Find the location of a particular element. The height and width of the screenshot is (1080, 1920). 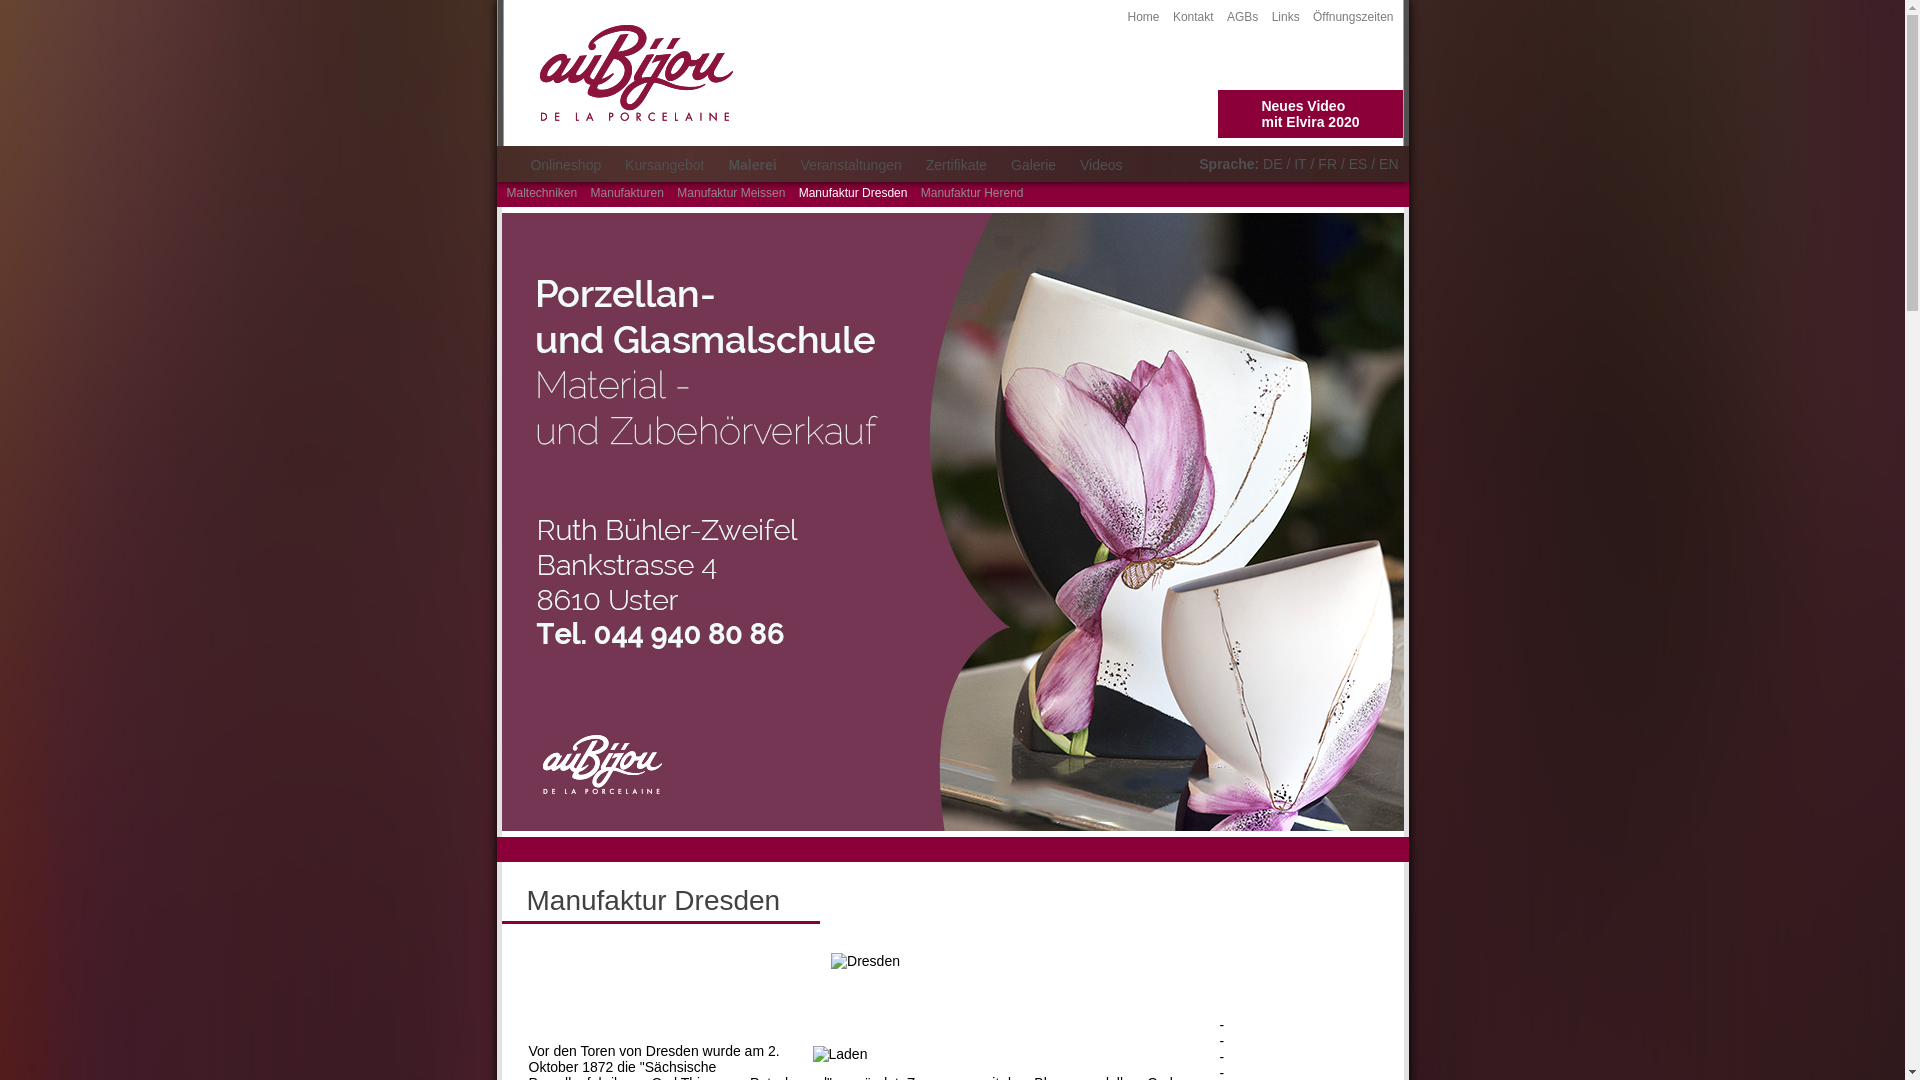

'Manufaktur Dresden' is located at coordinates (853, 192).